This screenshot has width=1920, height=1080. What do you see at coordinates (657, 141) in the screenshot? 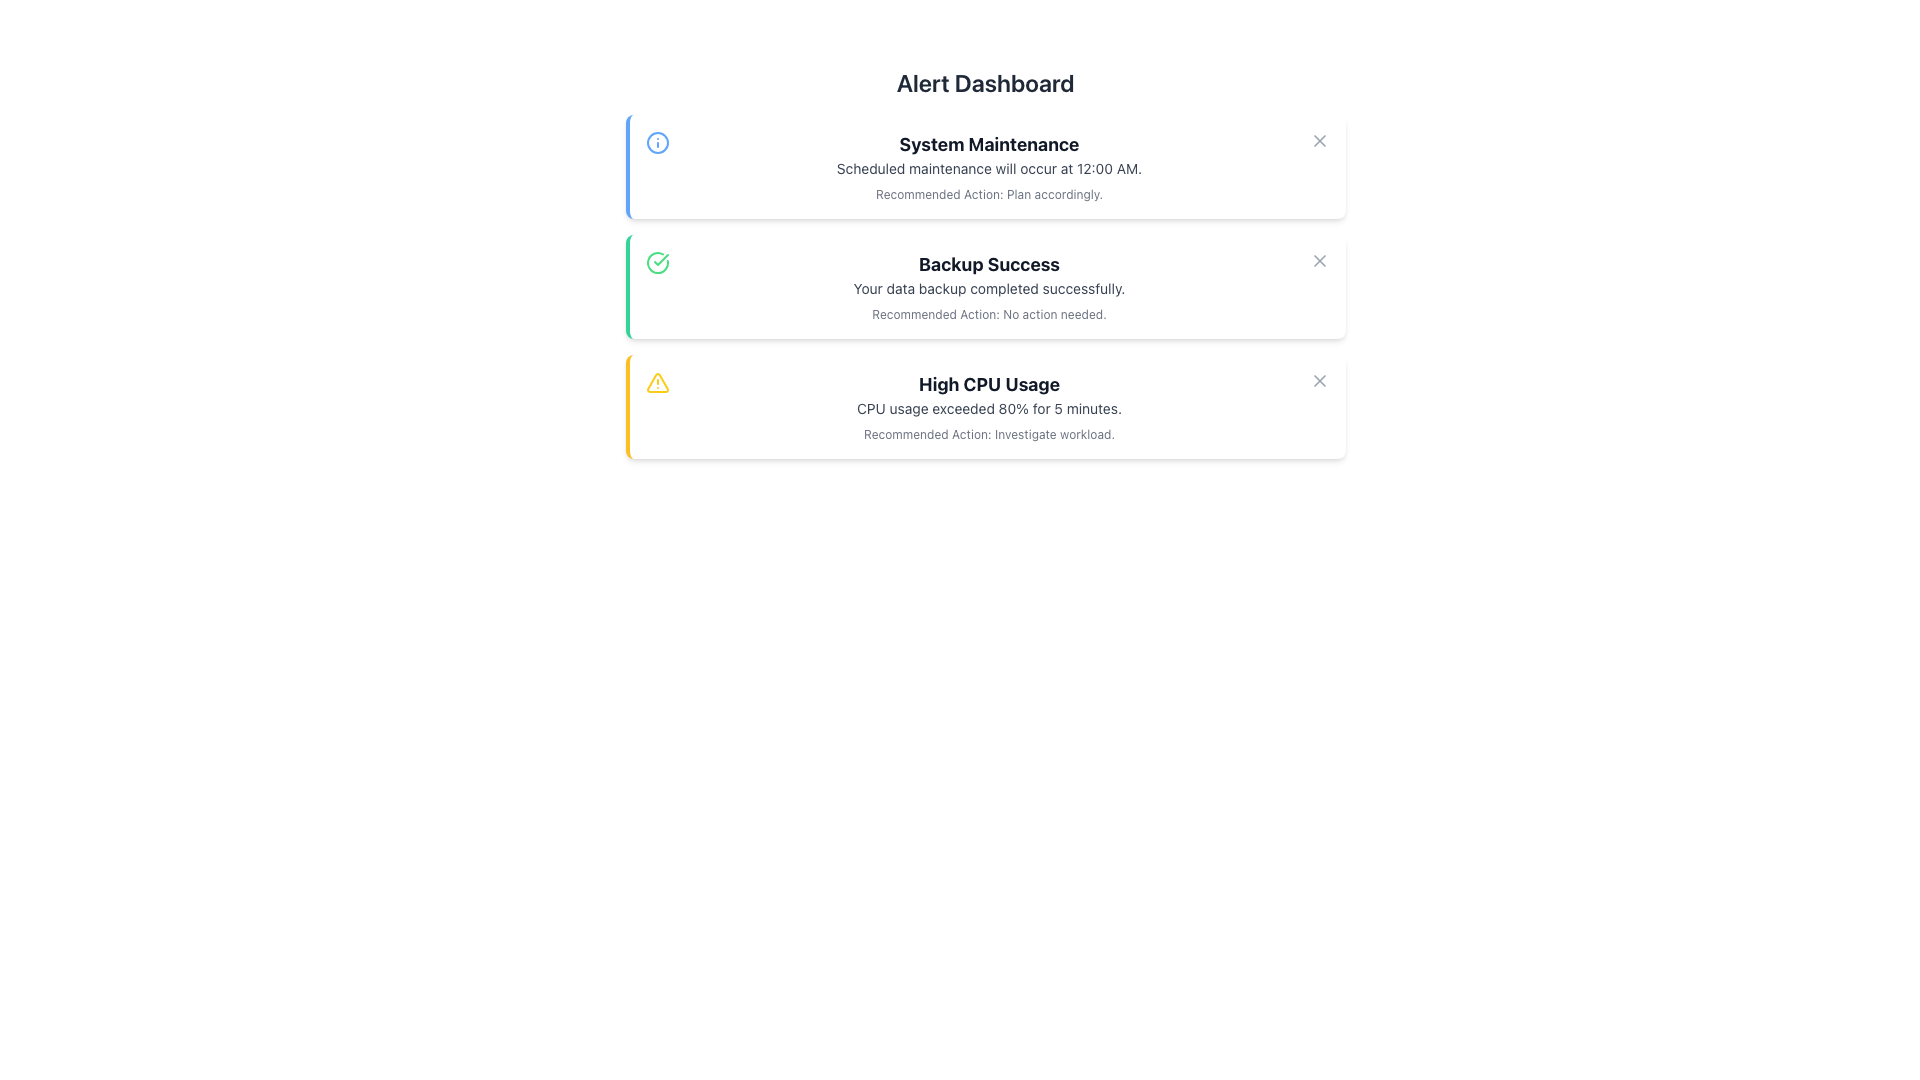
I see `the information icon in the top left corner of the 'System Maintenance' notification card to understand the nature of the notification` at bounding box center [657, 141].